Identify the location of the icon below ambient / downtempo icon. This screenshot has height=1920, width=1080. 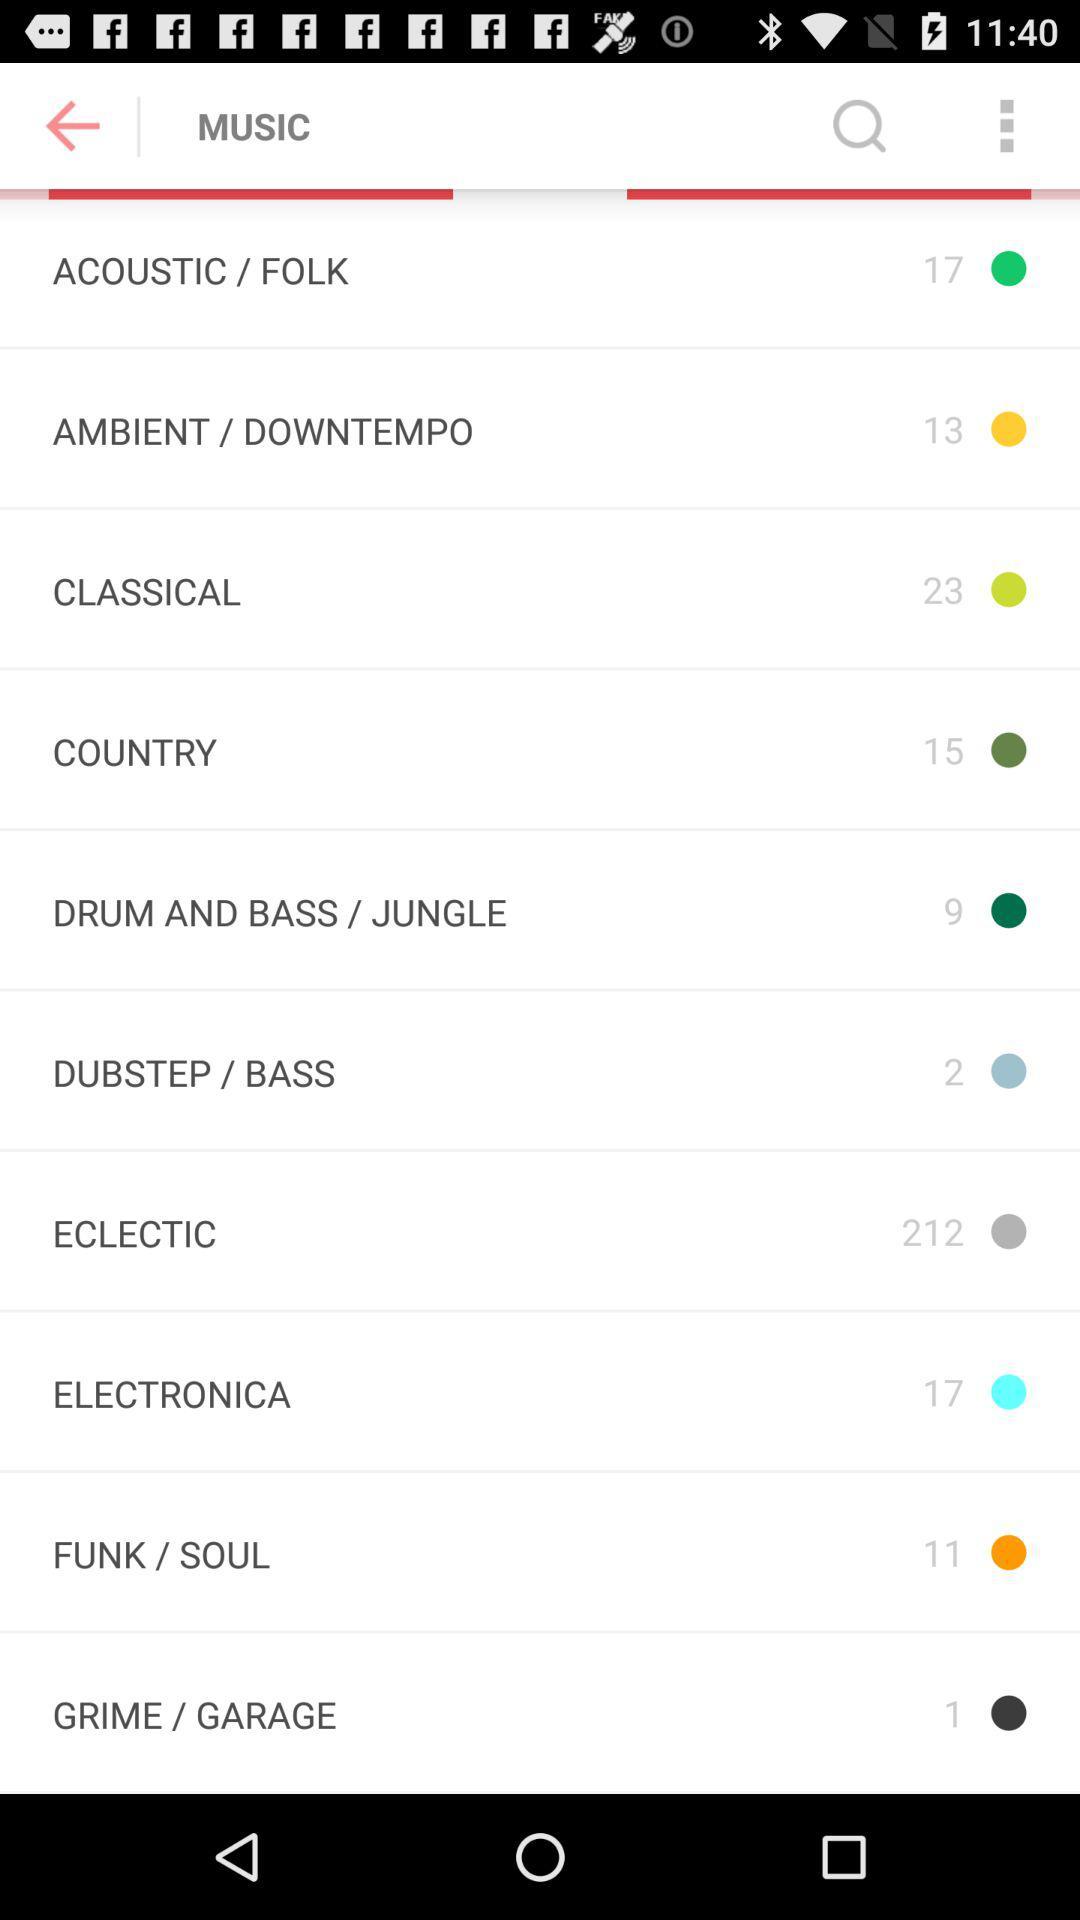
(145, 587).